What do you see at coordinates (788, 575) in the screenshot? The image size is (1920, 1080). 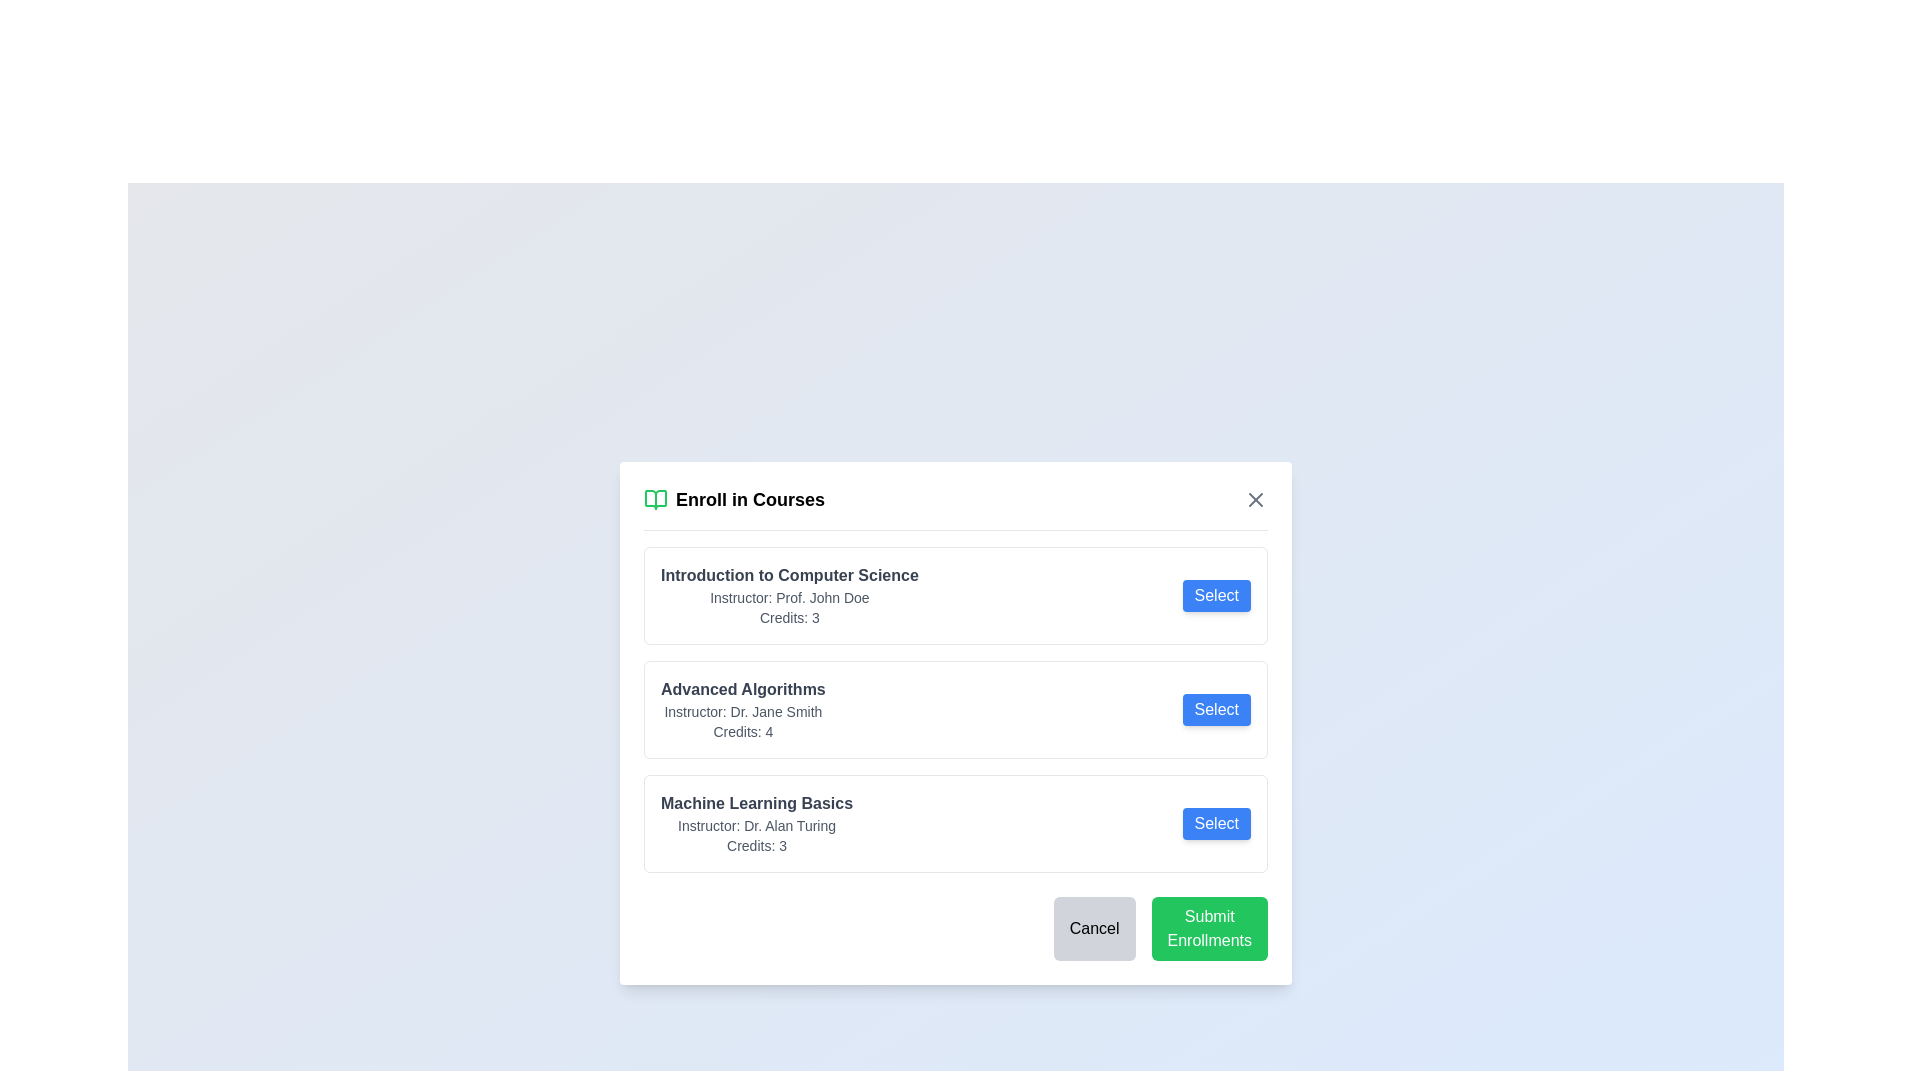 I see `course title text label located at the top of the first course entry, which identifies the course name clearly above the instructor and credits information` at bounding box center [788, 575].